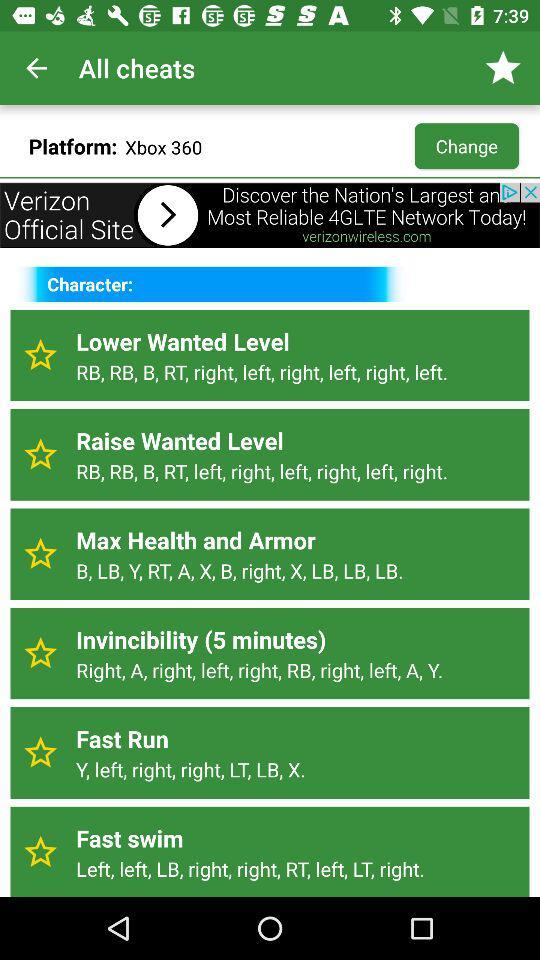  Describe the element at coordinates (40, 851) in the screenshot. I see `for rateing` at that location.